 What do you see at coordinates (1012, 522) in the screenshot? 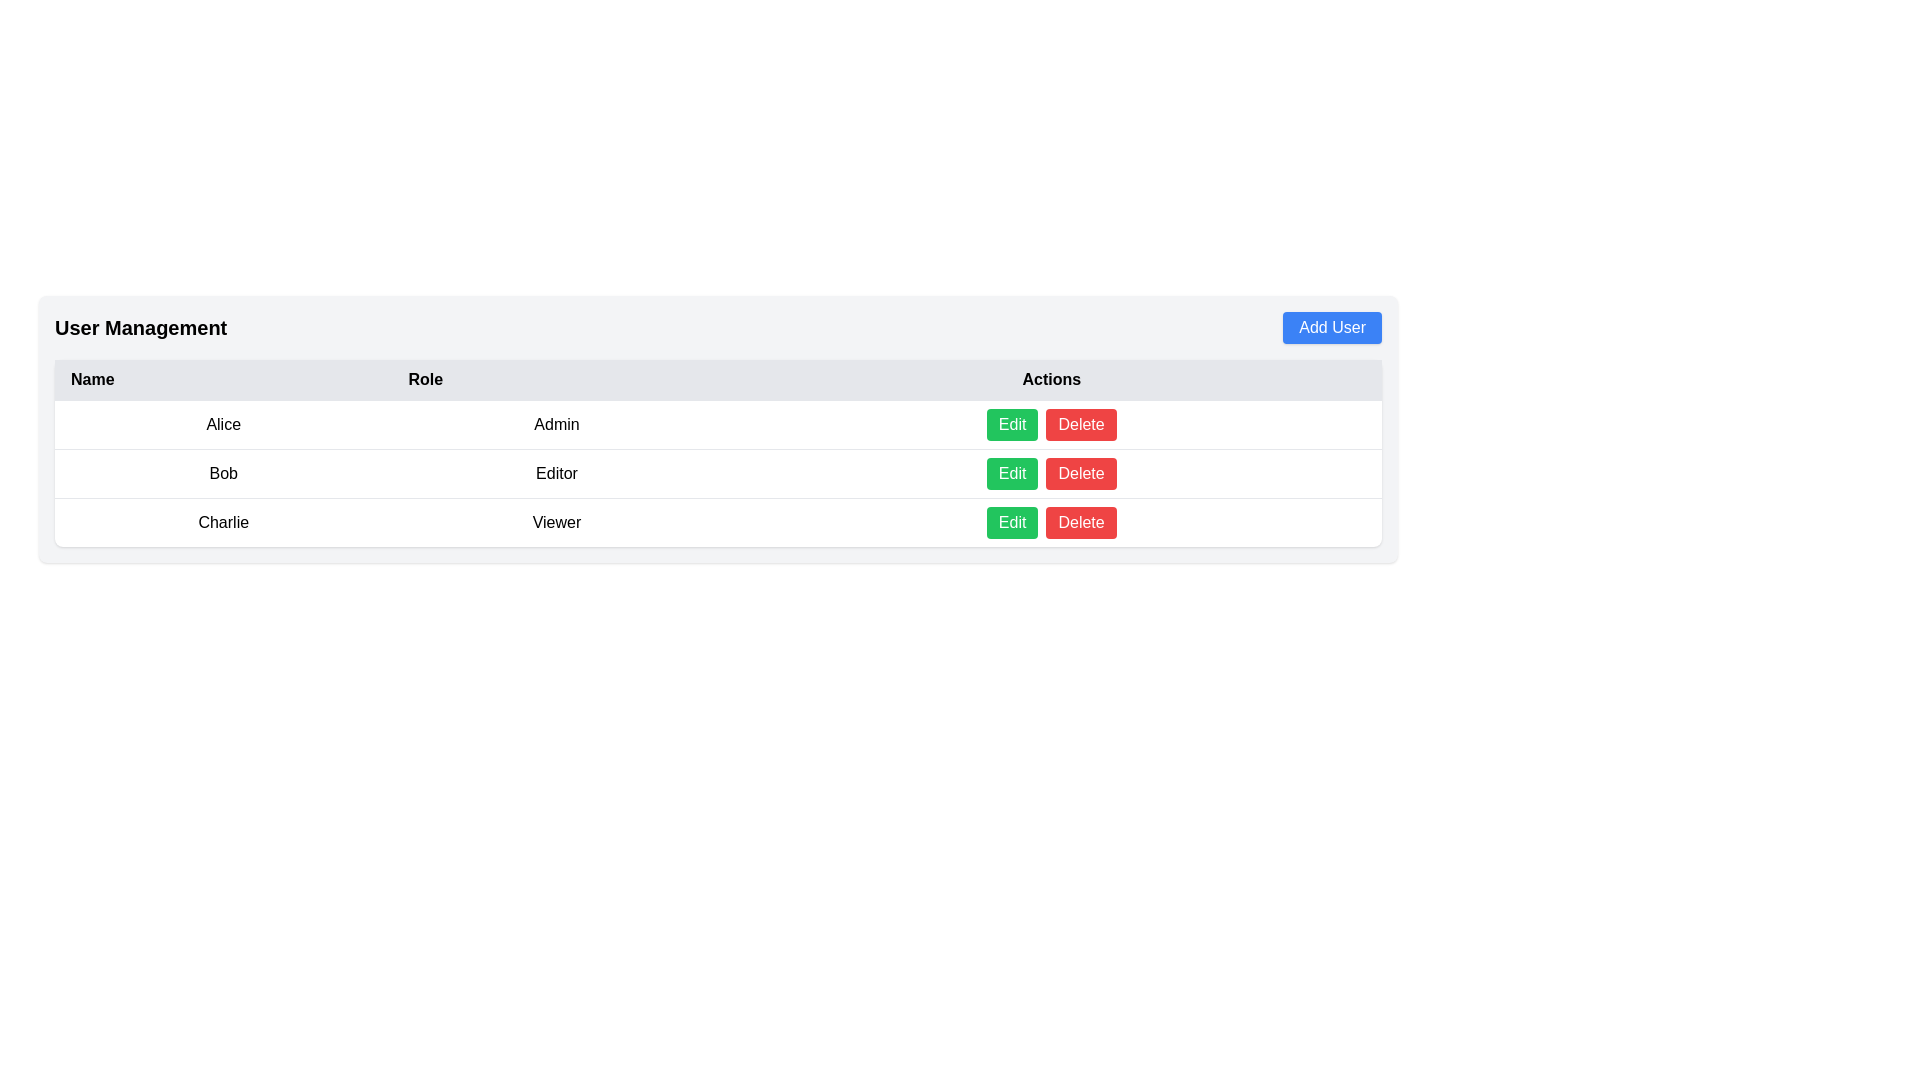
I see `the green rectangular button with rounded corners labeled 'Edit' located in the third row of the 'Actions' column` at bounding box center [1012, 522].